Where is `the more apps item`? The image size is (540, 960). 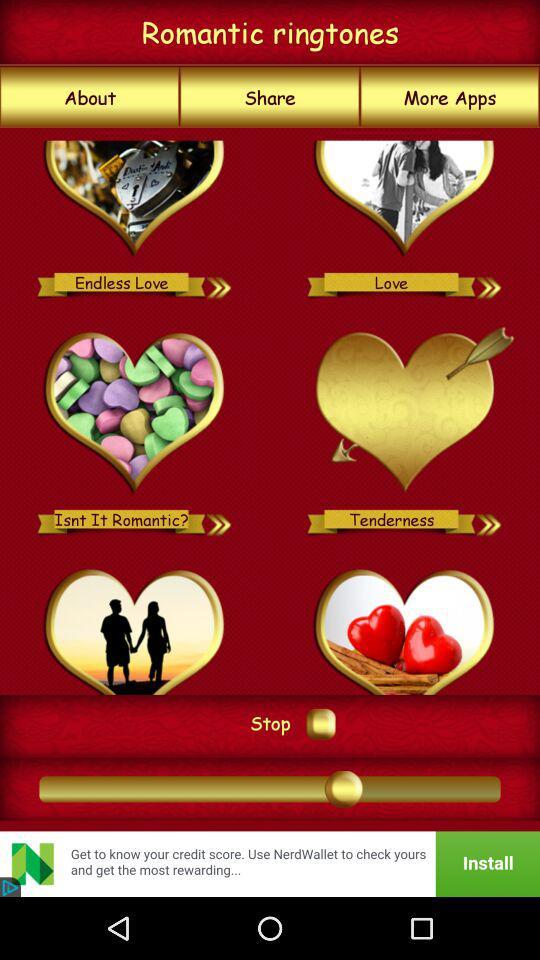 the more apps item is located at coordinates (450, 97).